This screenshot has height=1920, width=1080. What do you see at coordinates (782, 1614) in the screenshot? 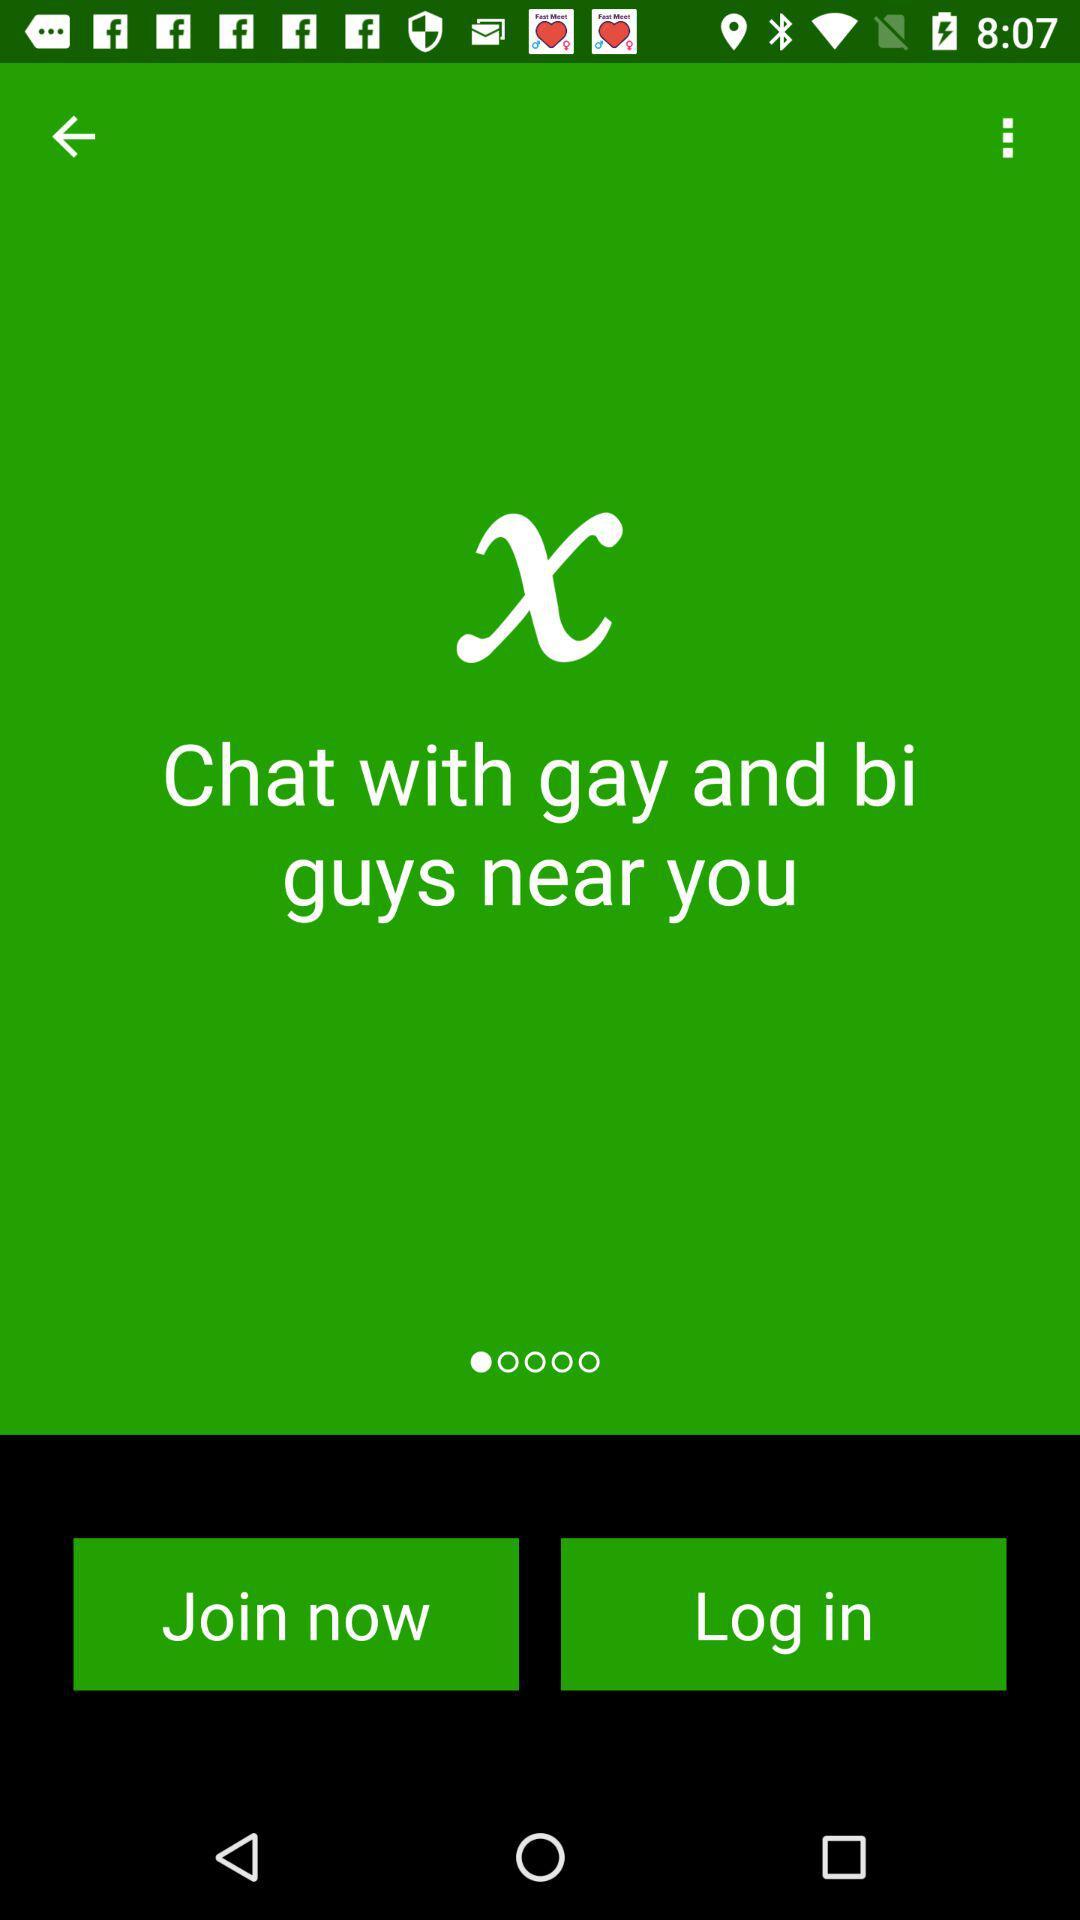
I see `the app to the right of the join now icon` at bounding box center [782, 1614].